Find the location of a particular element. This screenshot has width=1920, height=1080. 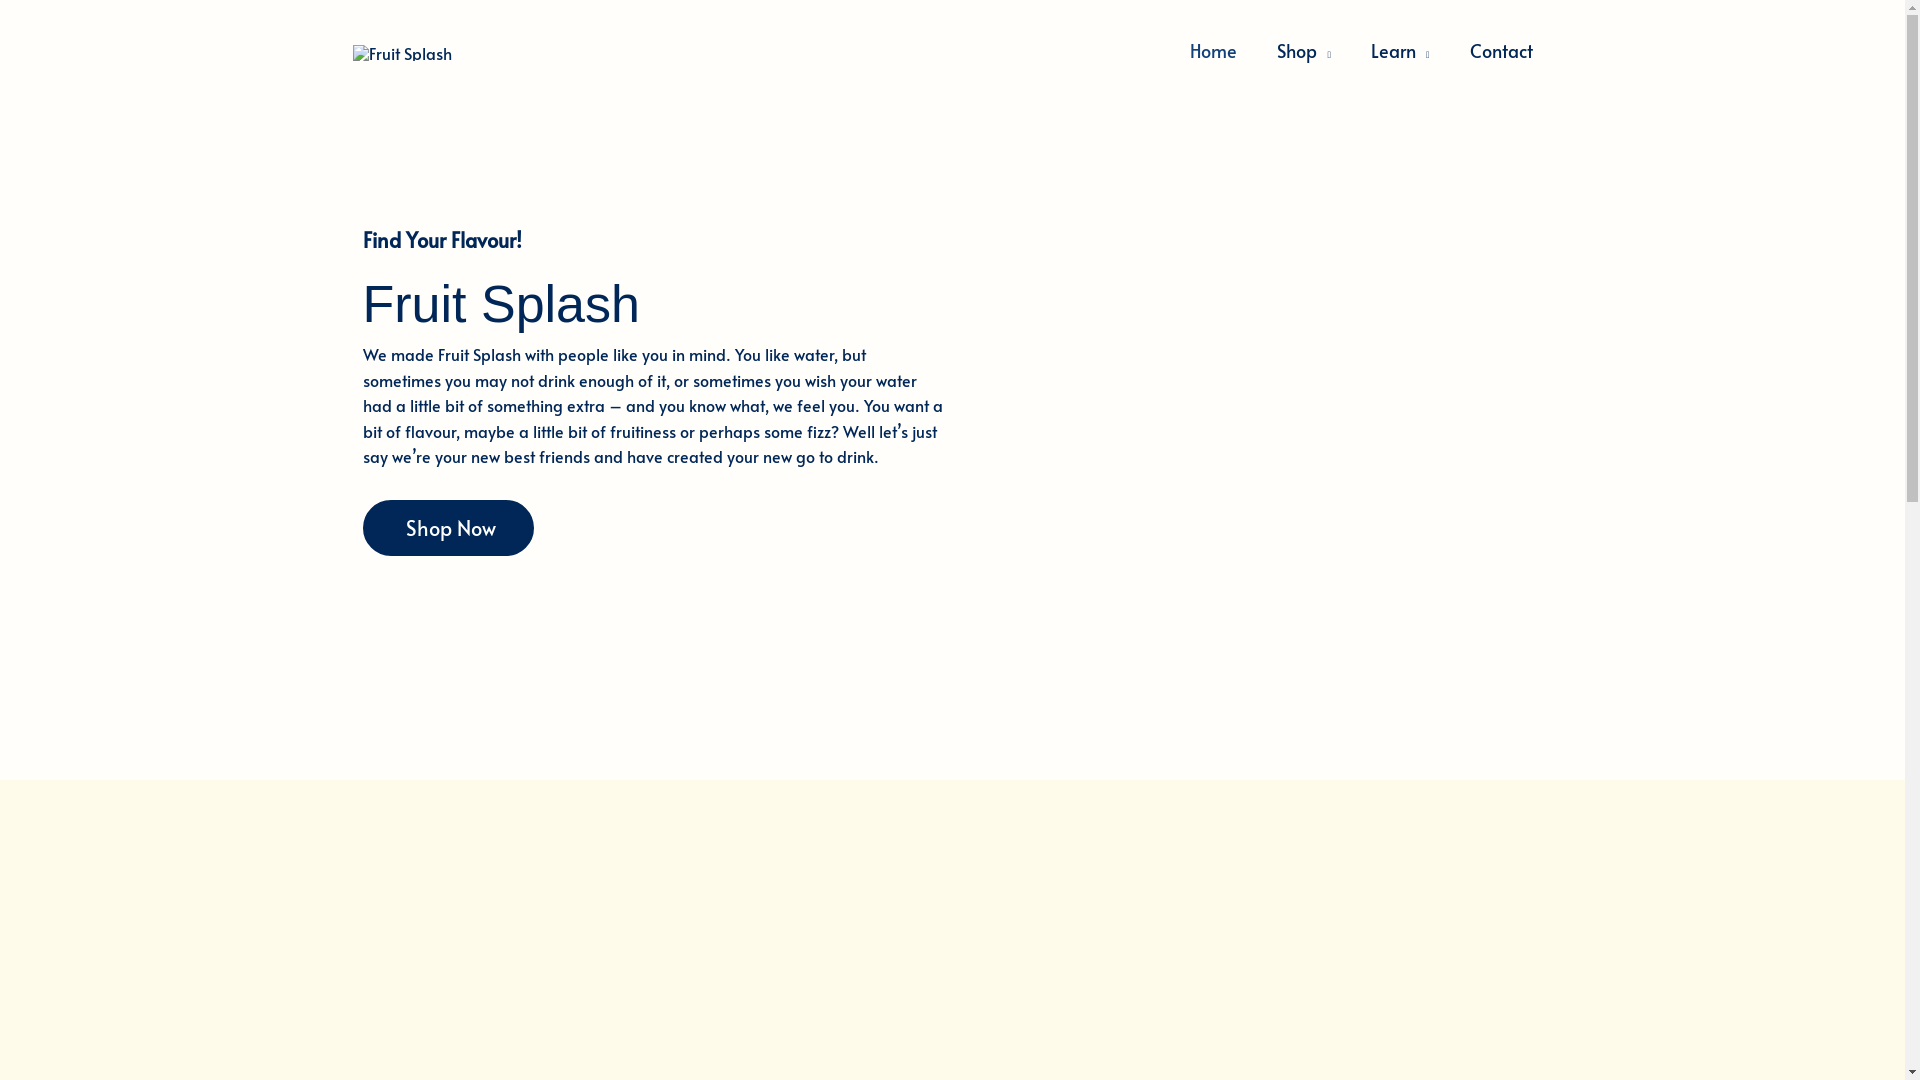

'Shop Now' is located at coordinates (361, 527).